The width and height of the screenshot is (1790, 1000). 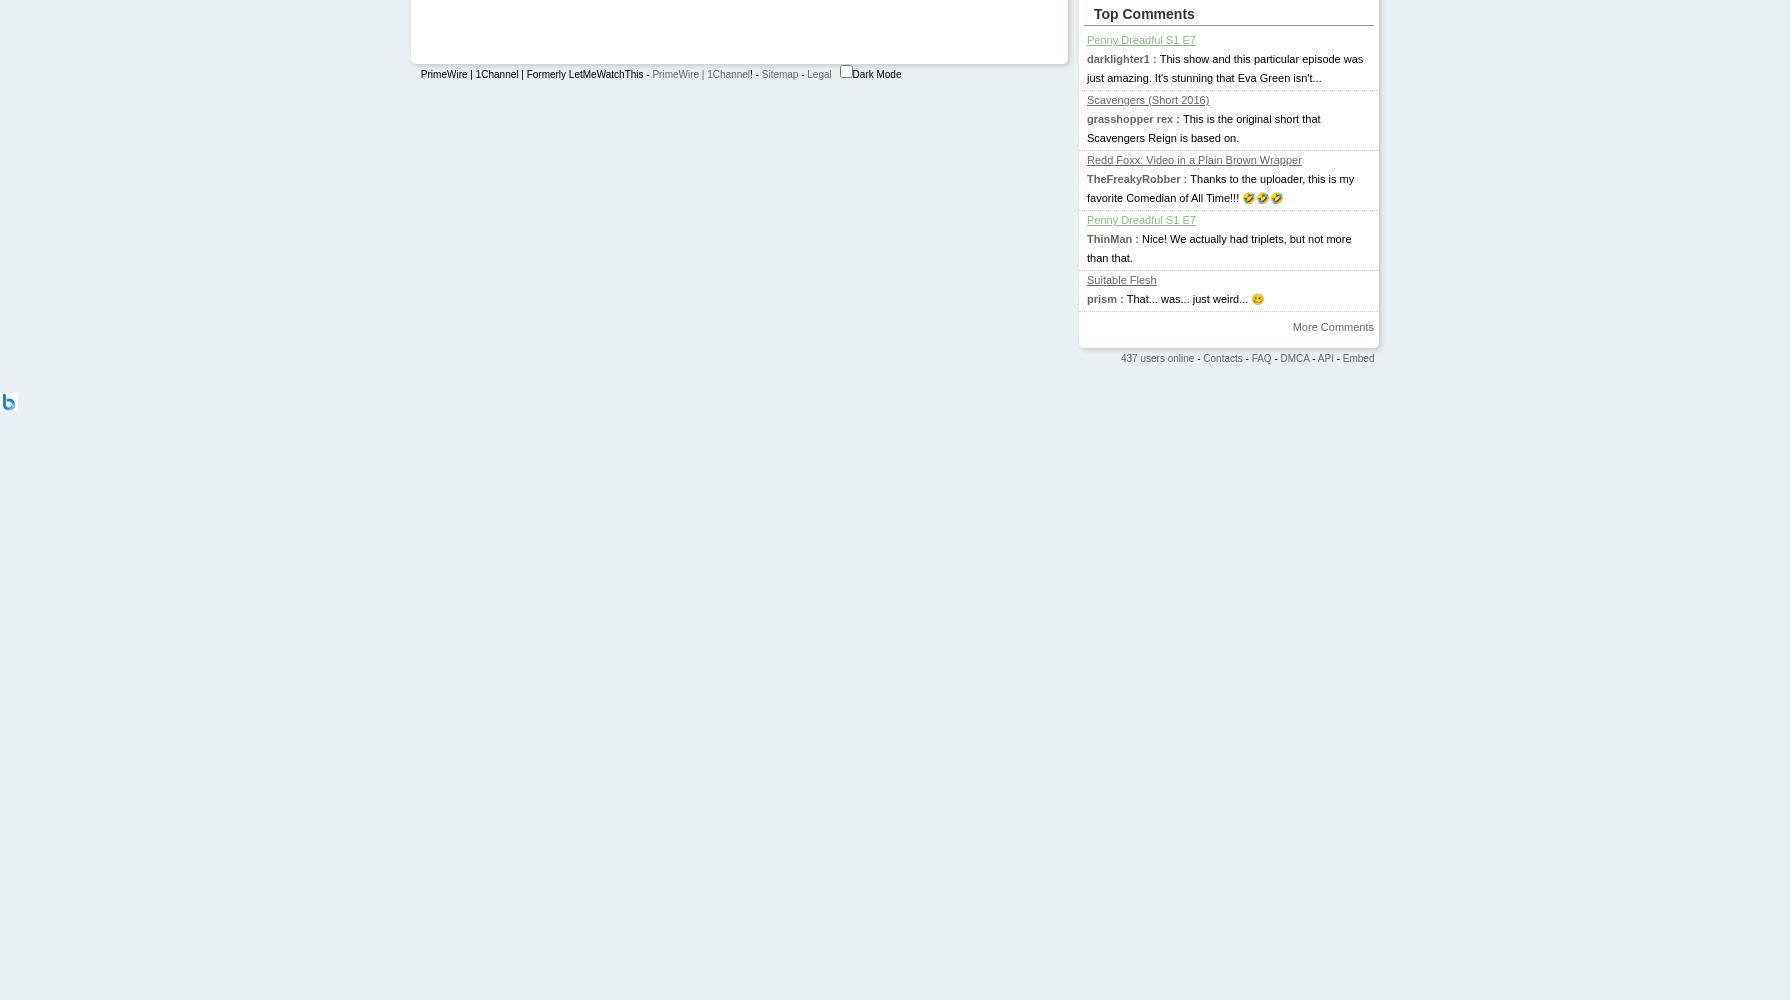 I want to click on 'Dark Mode', so click(x=875, y=73).